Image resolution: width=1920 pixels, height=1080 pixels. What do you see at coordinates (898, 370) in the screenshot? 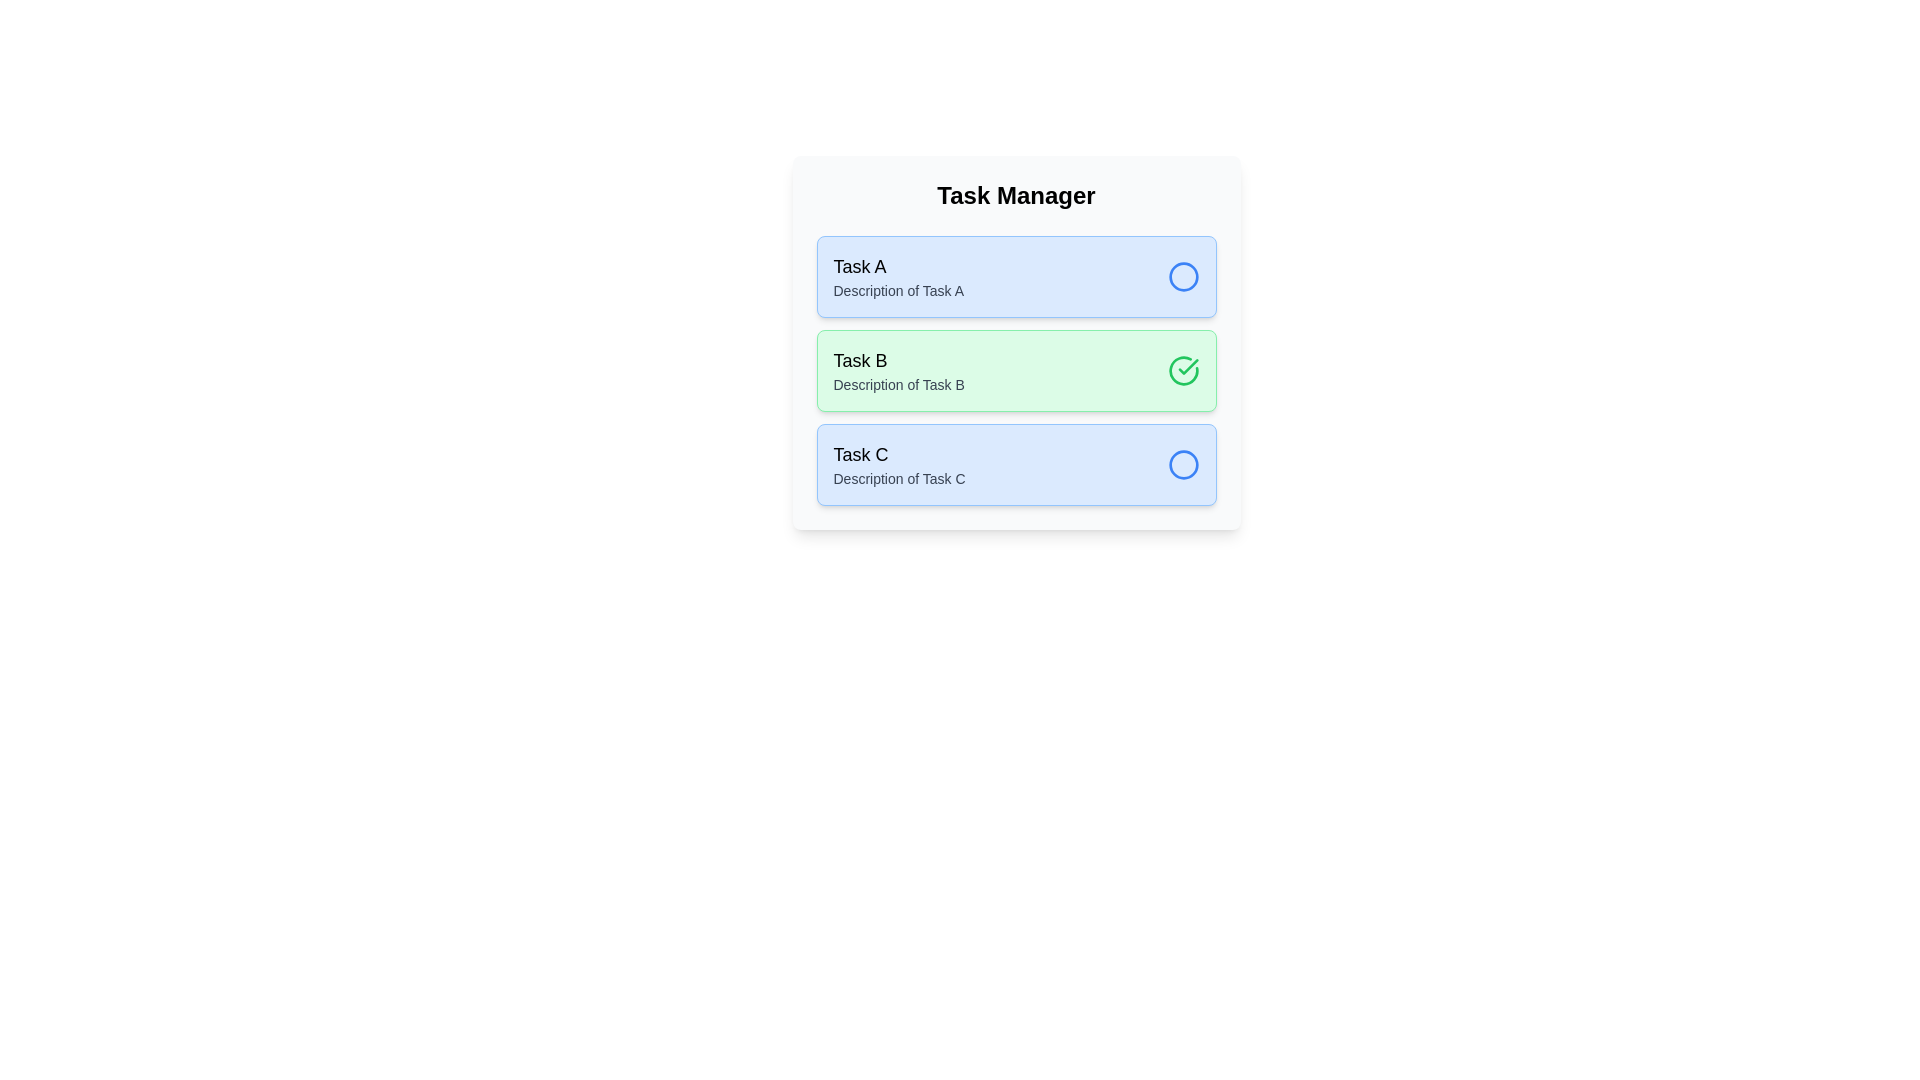
I see `the labeled text block containing 'Task B' and 'Description of Task B' for copying or reference by clicking on its center` at bounding box center [898, 370].